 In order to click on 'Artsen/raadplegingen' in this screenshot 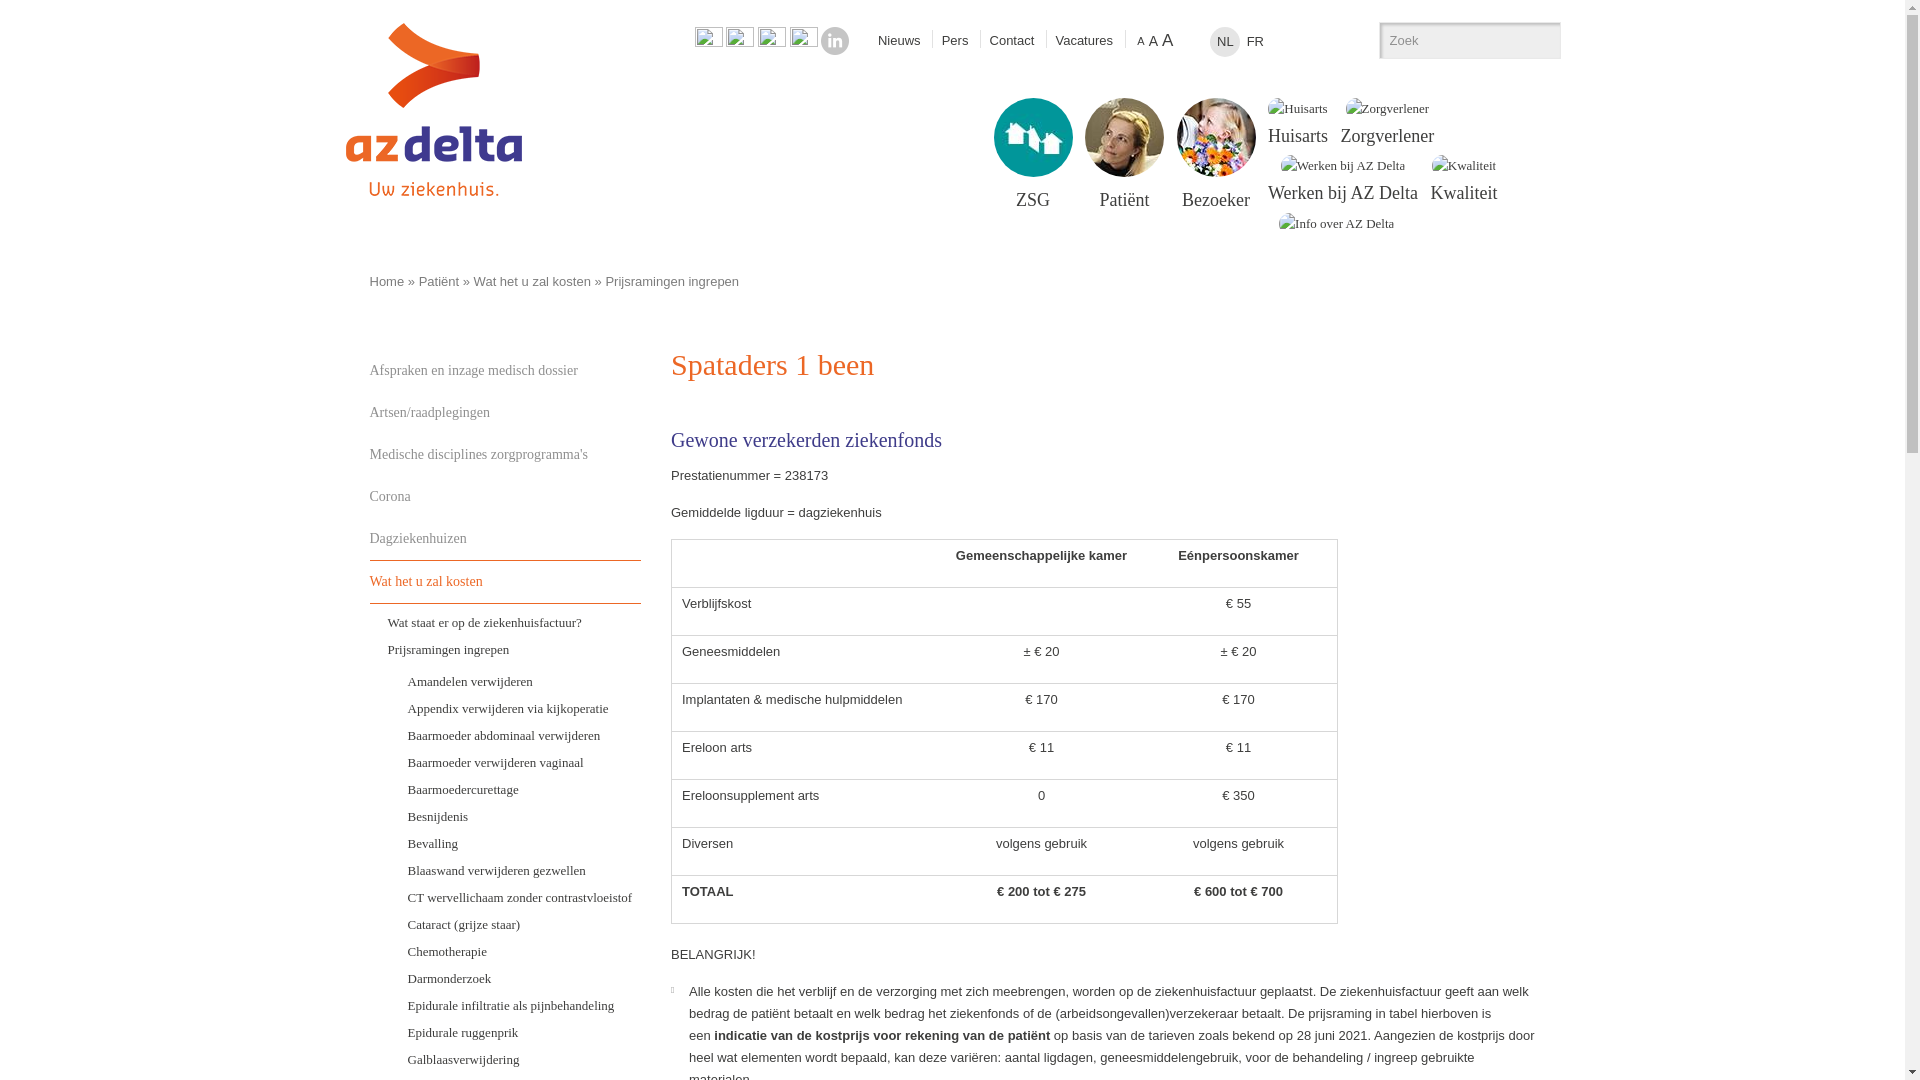, I will do `click(505, 411)`.